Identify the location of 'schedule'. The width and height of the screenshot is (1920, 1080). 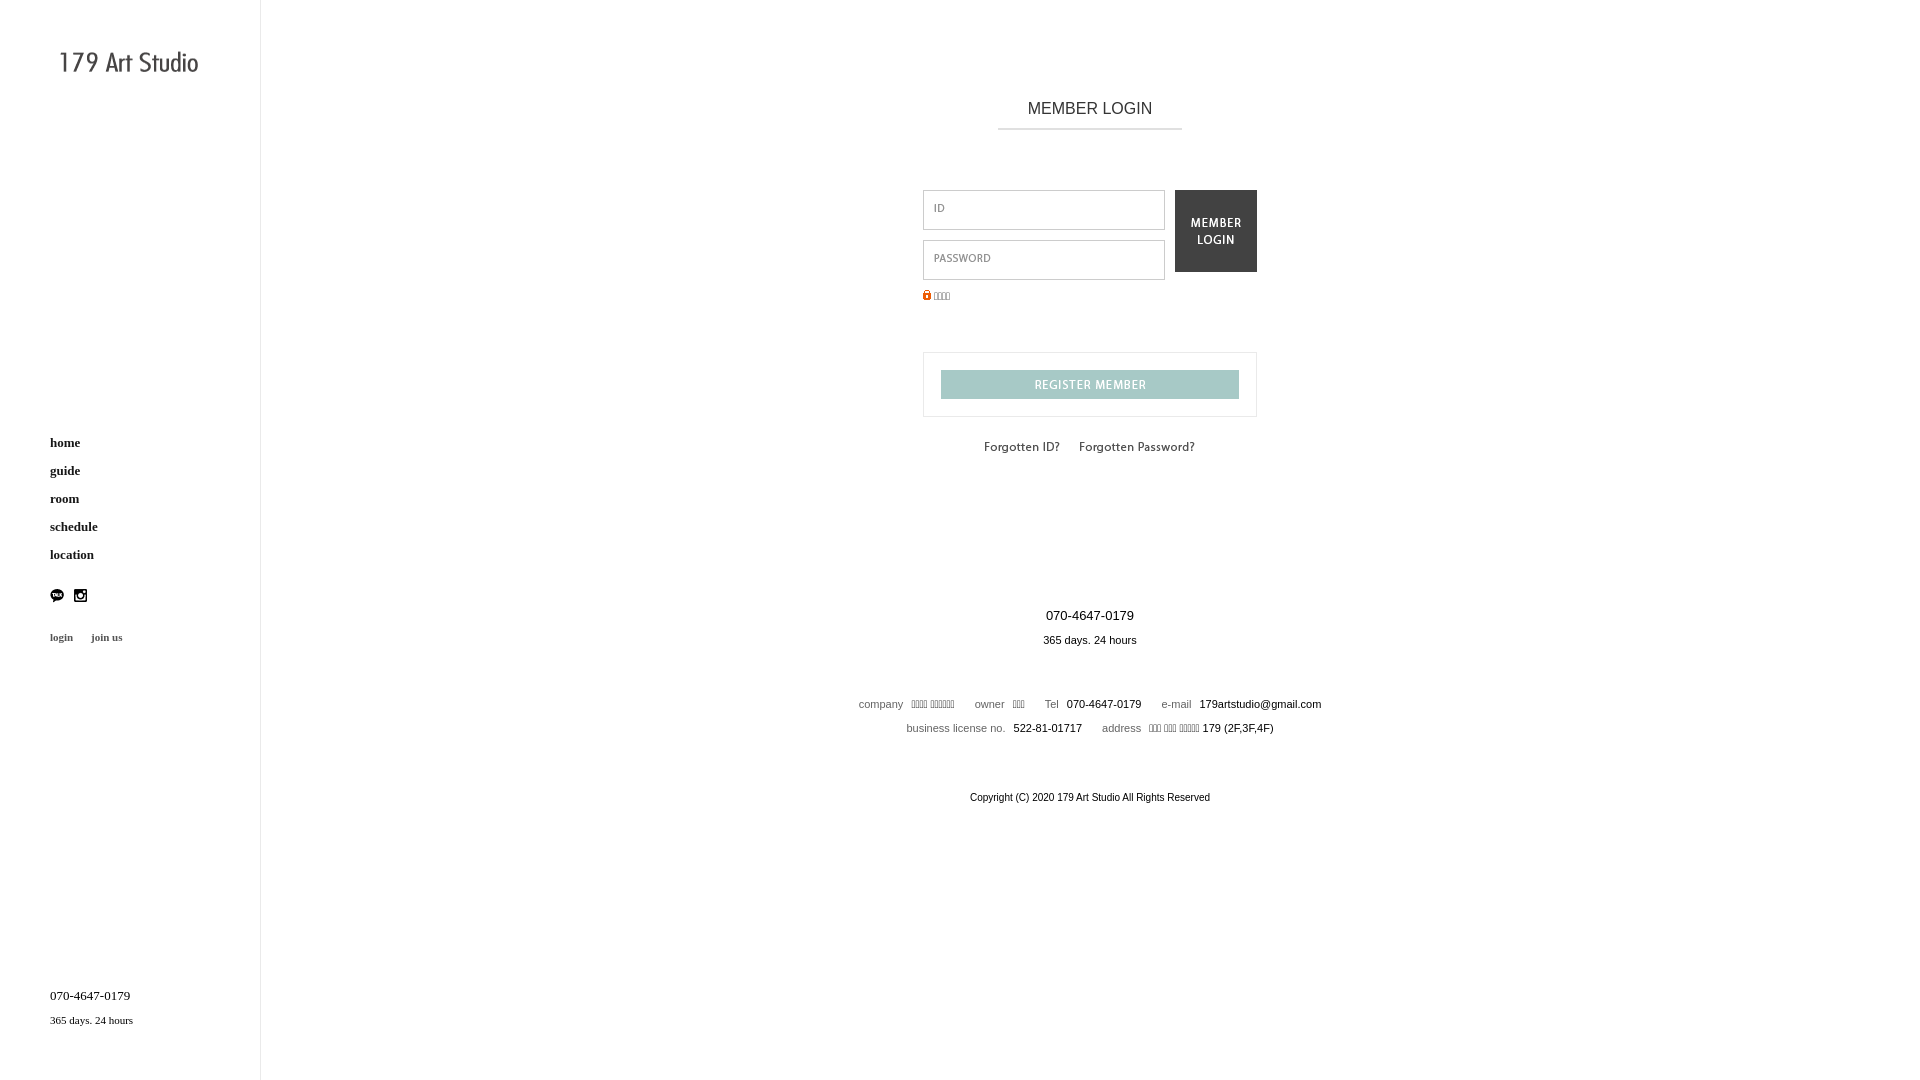
(128, 526).